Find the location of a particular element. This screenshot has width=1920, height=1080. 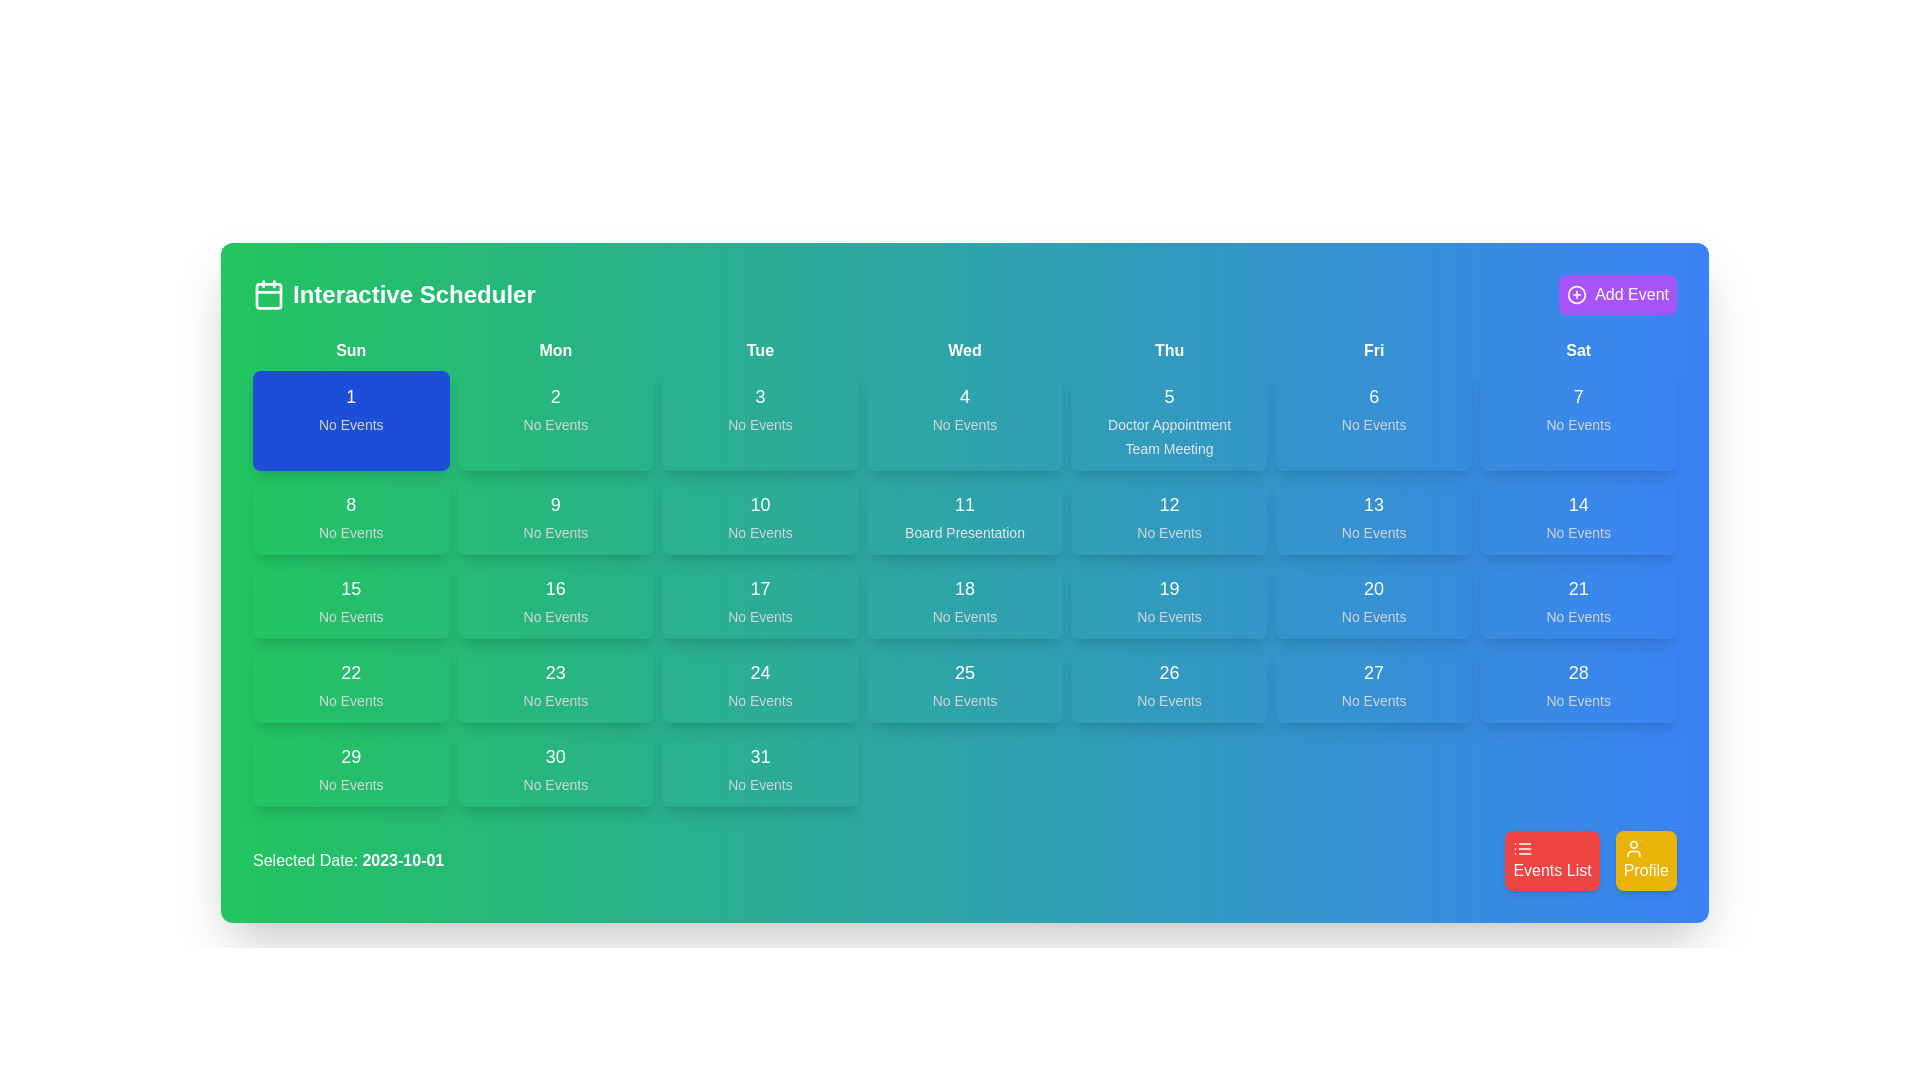

the fourth day block of the interactive calendar, displaying '4' with 'No Events' below it is located at coordinates (964, 419).